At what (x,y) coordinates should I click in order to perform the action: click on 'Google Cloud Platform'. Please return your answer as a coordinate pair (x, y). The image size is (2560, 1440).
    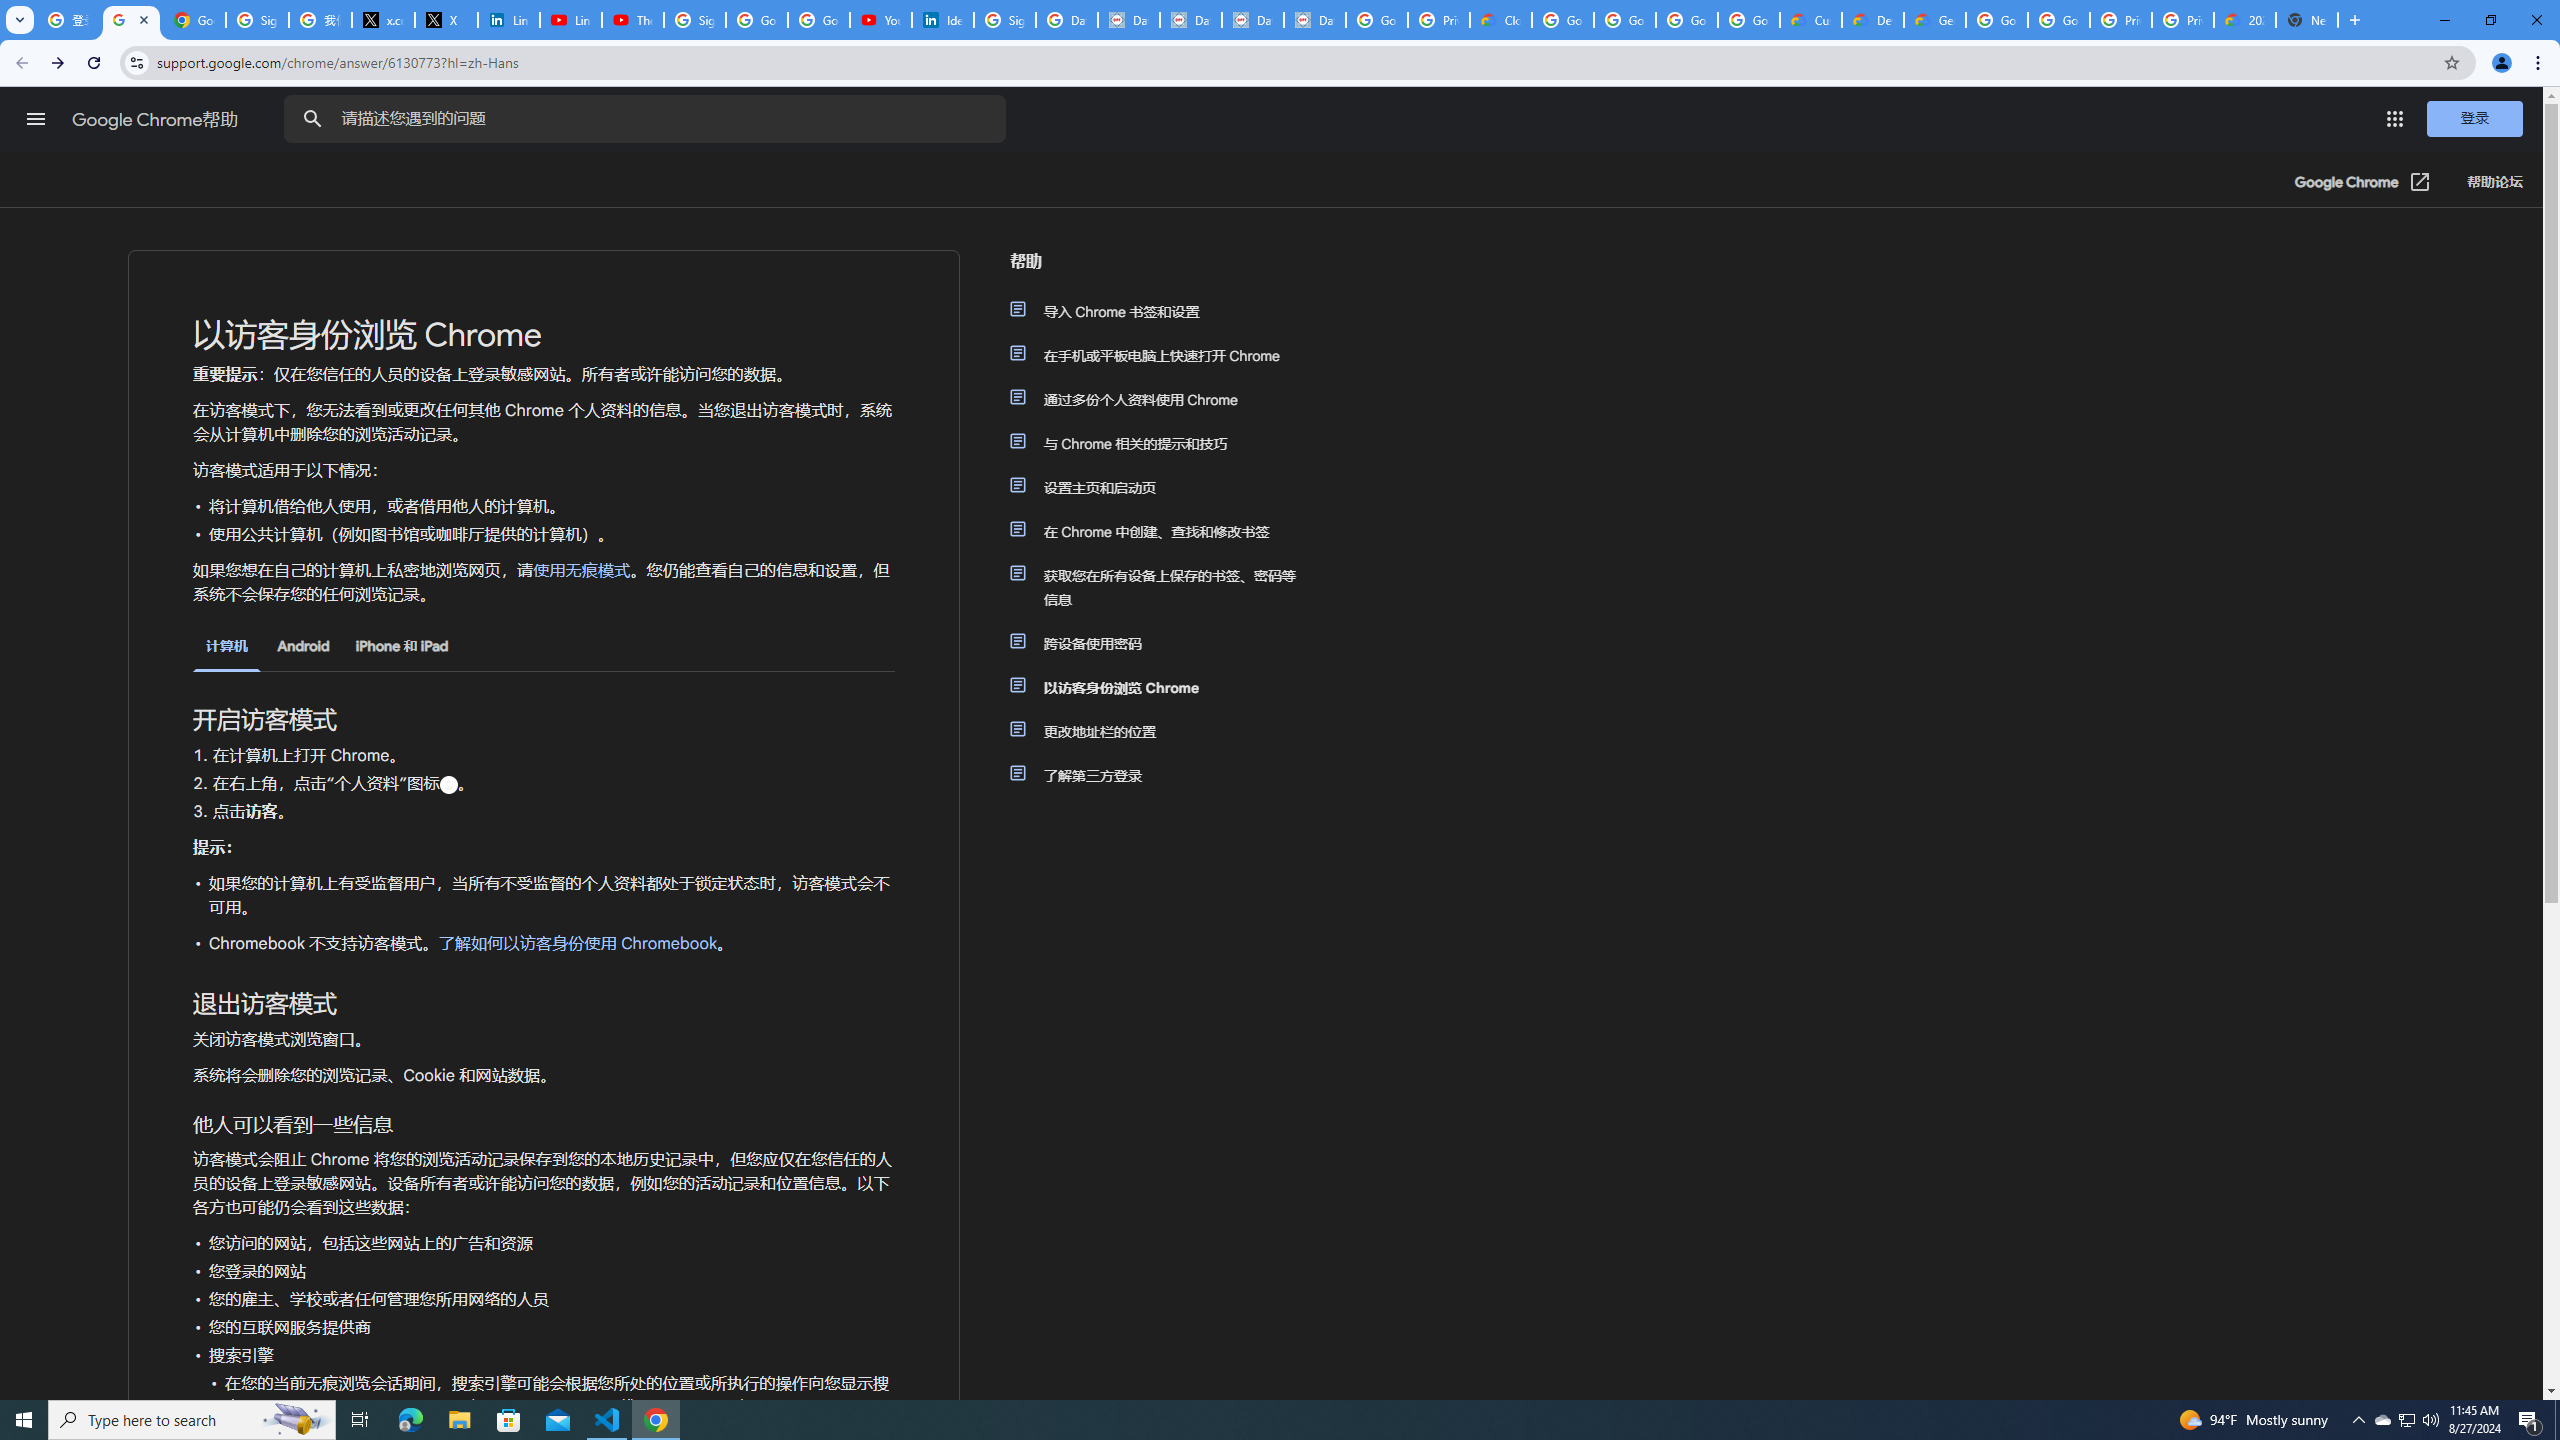
    Looking at the image, I should click on (1996, 19).